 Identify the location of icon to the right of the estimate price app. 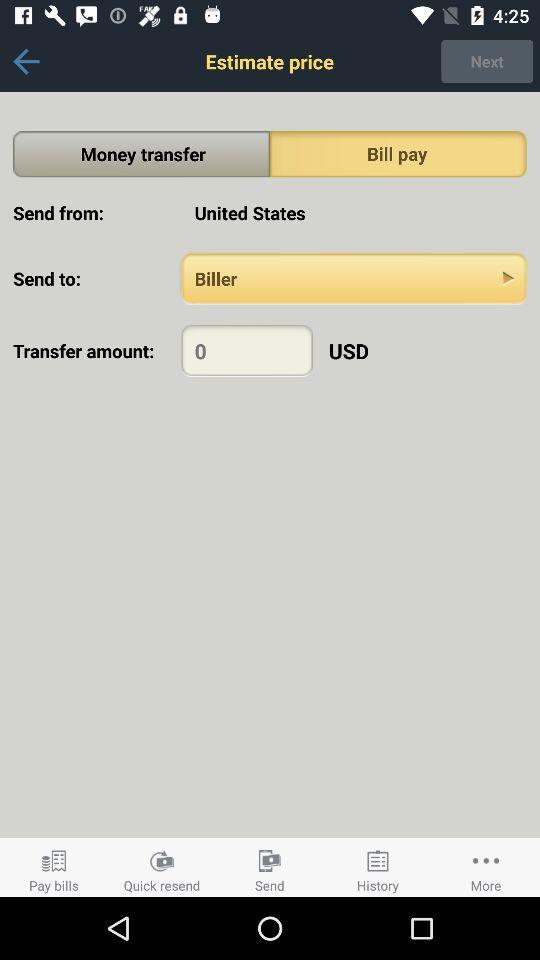
(486, 61).